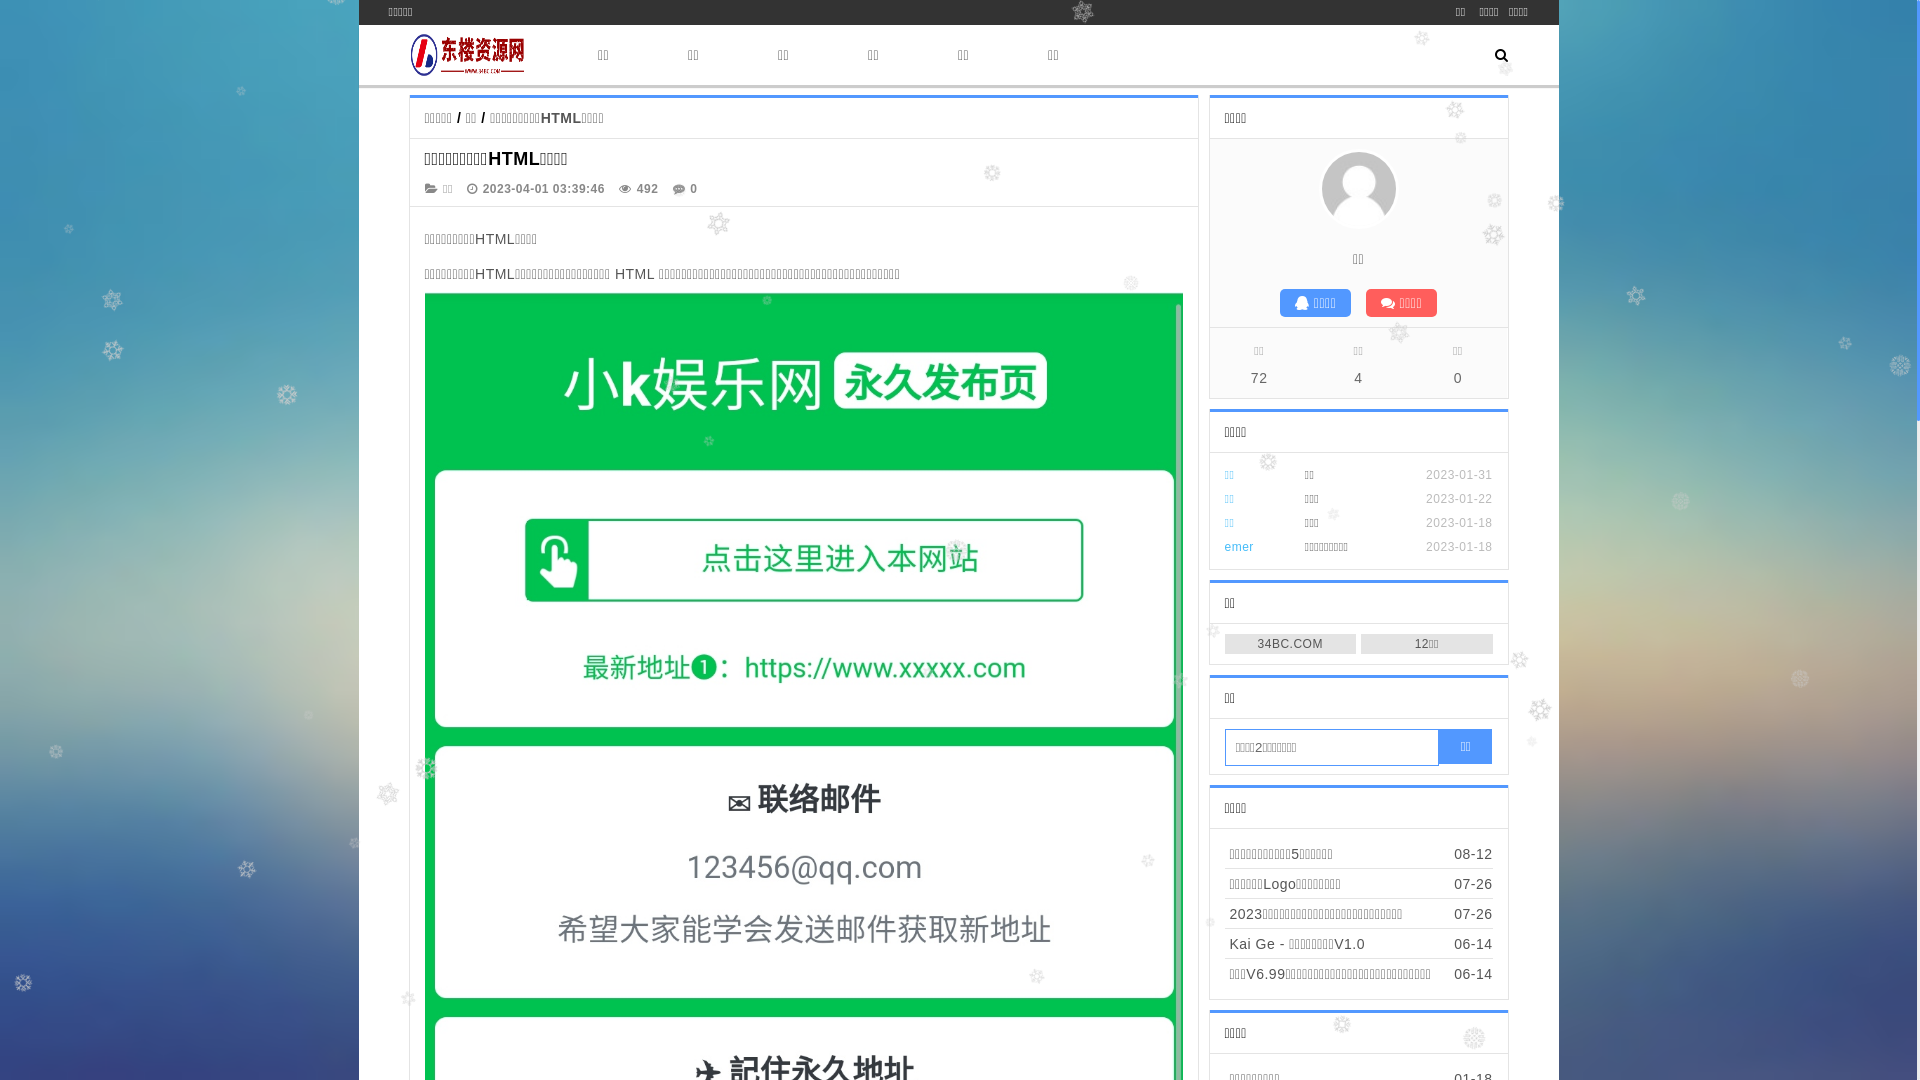  What do you see at coordinates (1290, 644) in the screenshot?
I see `'34BC.COM'` at bounding box center [1290, 644].